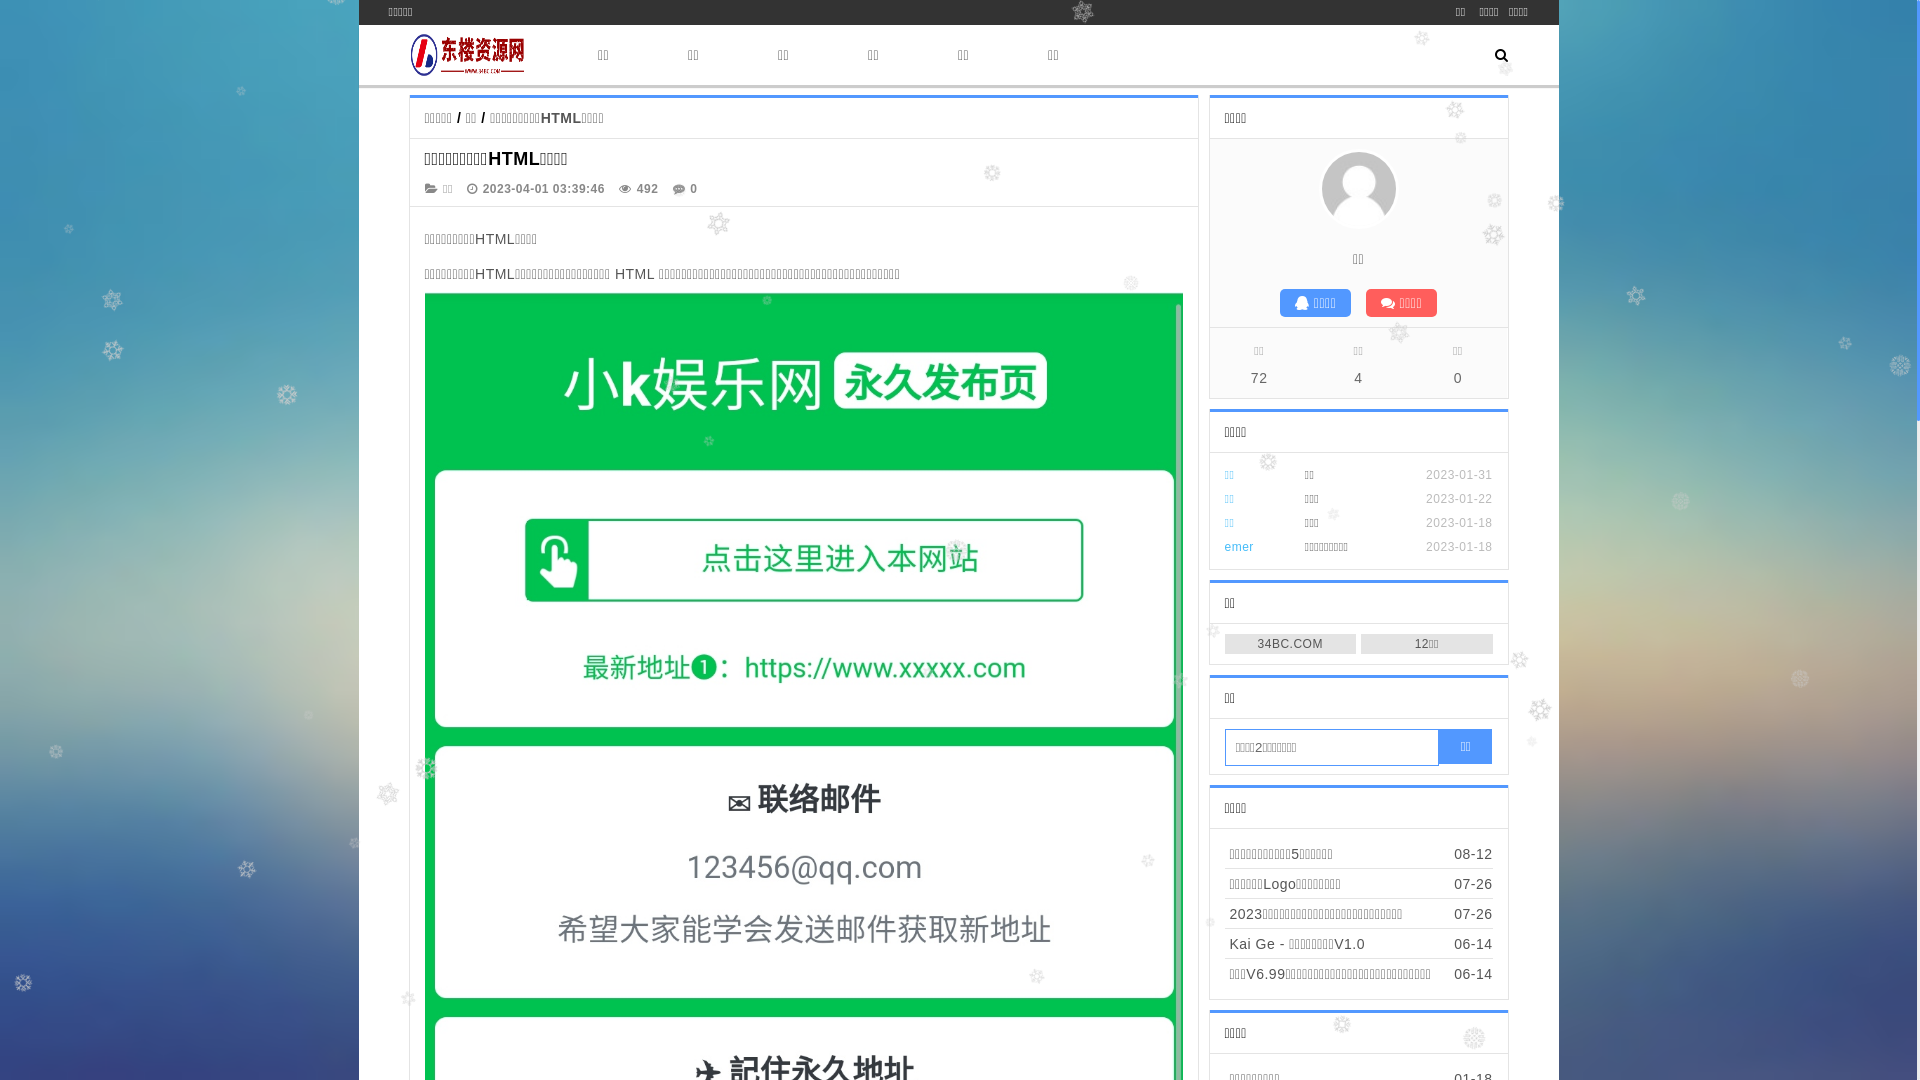  What do you see at coordinates (1290, 644) in the screenshot?
I see `'34BC.COM'` at bounding box center [1290, 644].